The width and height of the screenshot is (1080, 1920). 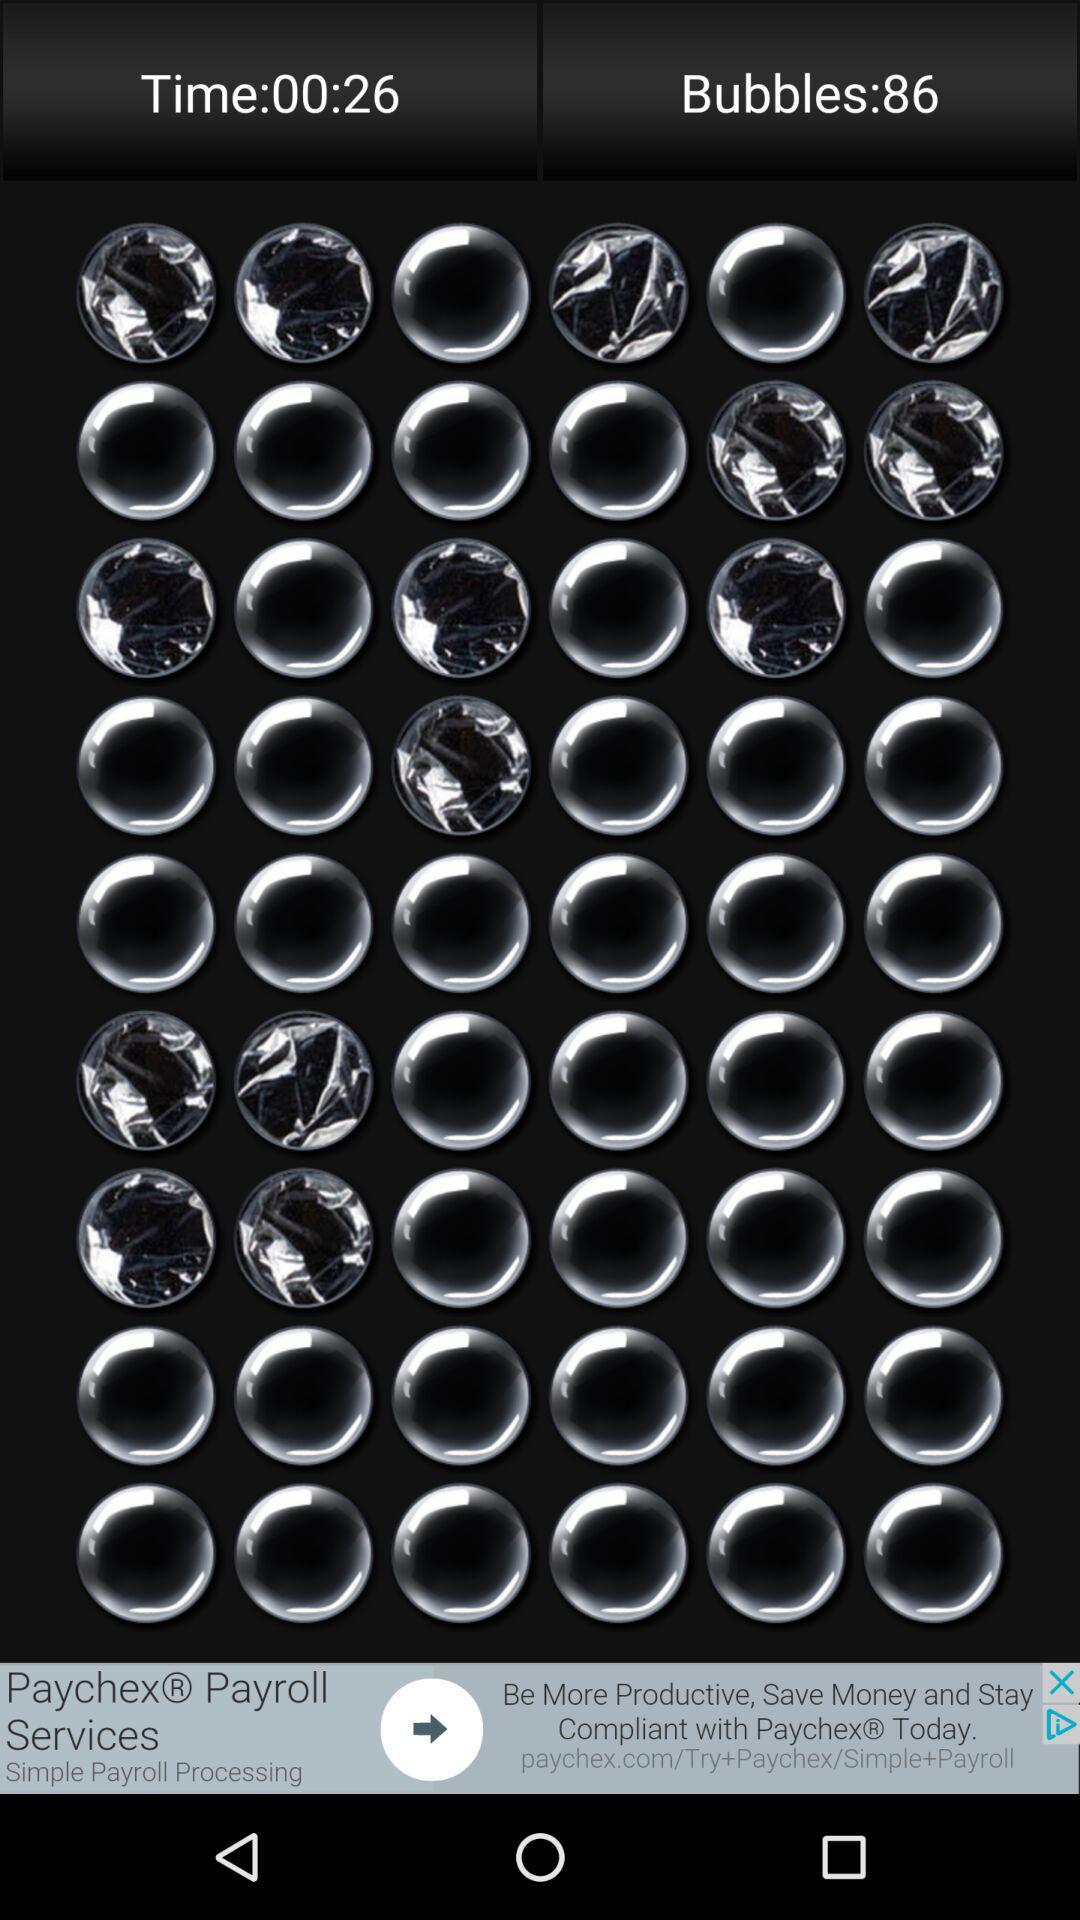 I want to click on the refresh icon, so click(x=461, y=1493).